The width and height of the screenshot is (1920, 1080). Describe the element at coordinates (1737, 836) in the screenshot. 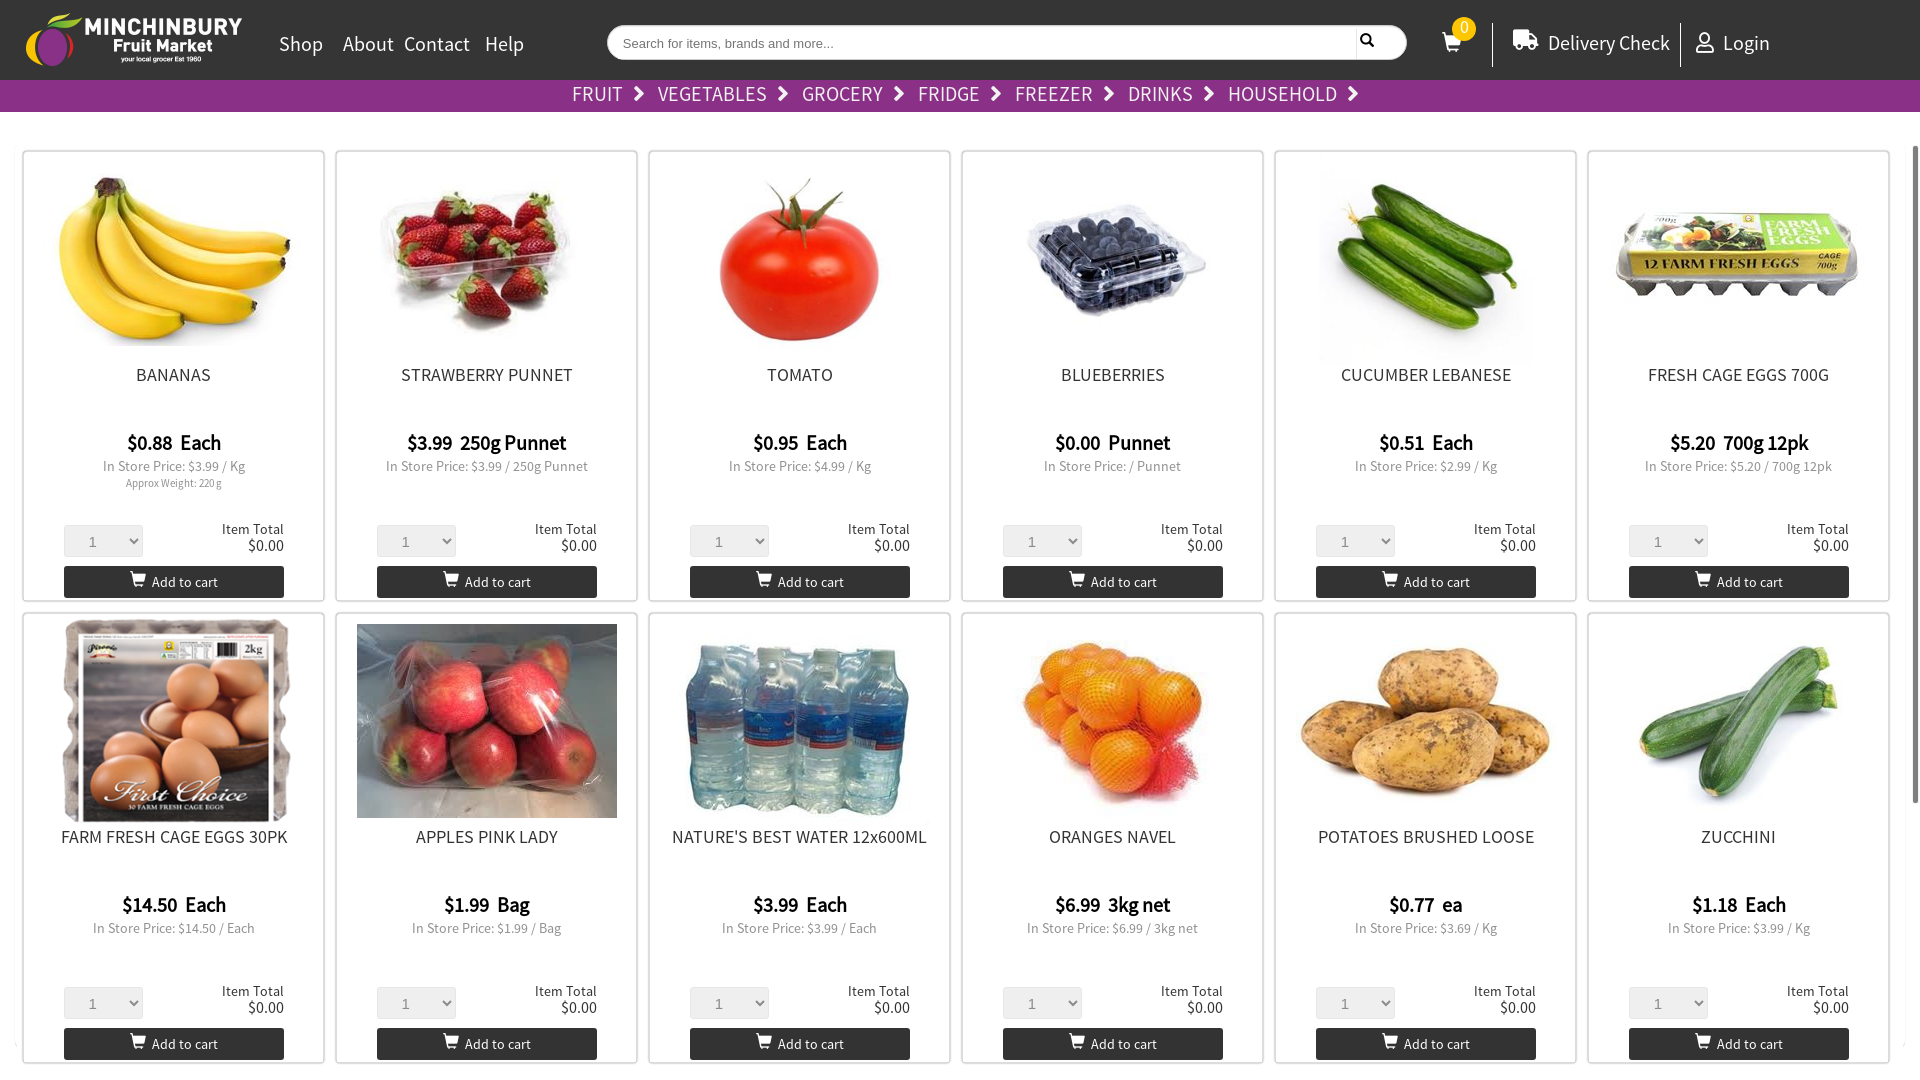

I see `'ZUCCHINI'` at that location.